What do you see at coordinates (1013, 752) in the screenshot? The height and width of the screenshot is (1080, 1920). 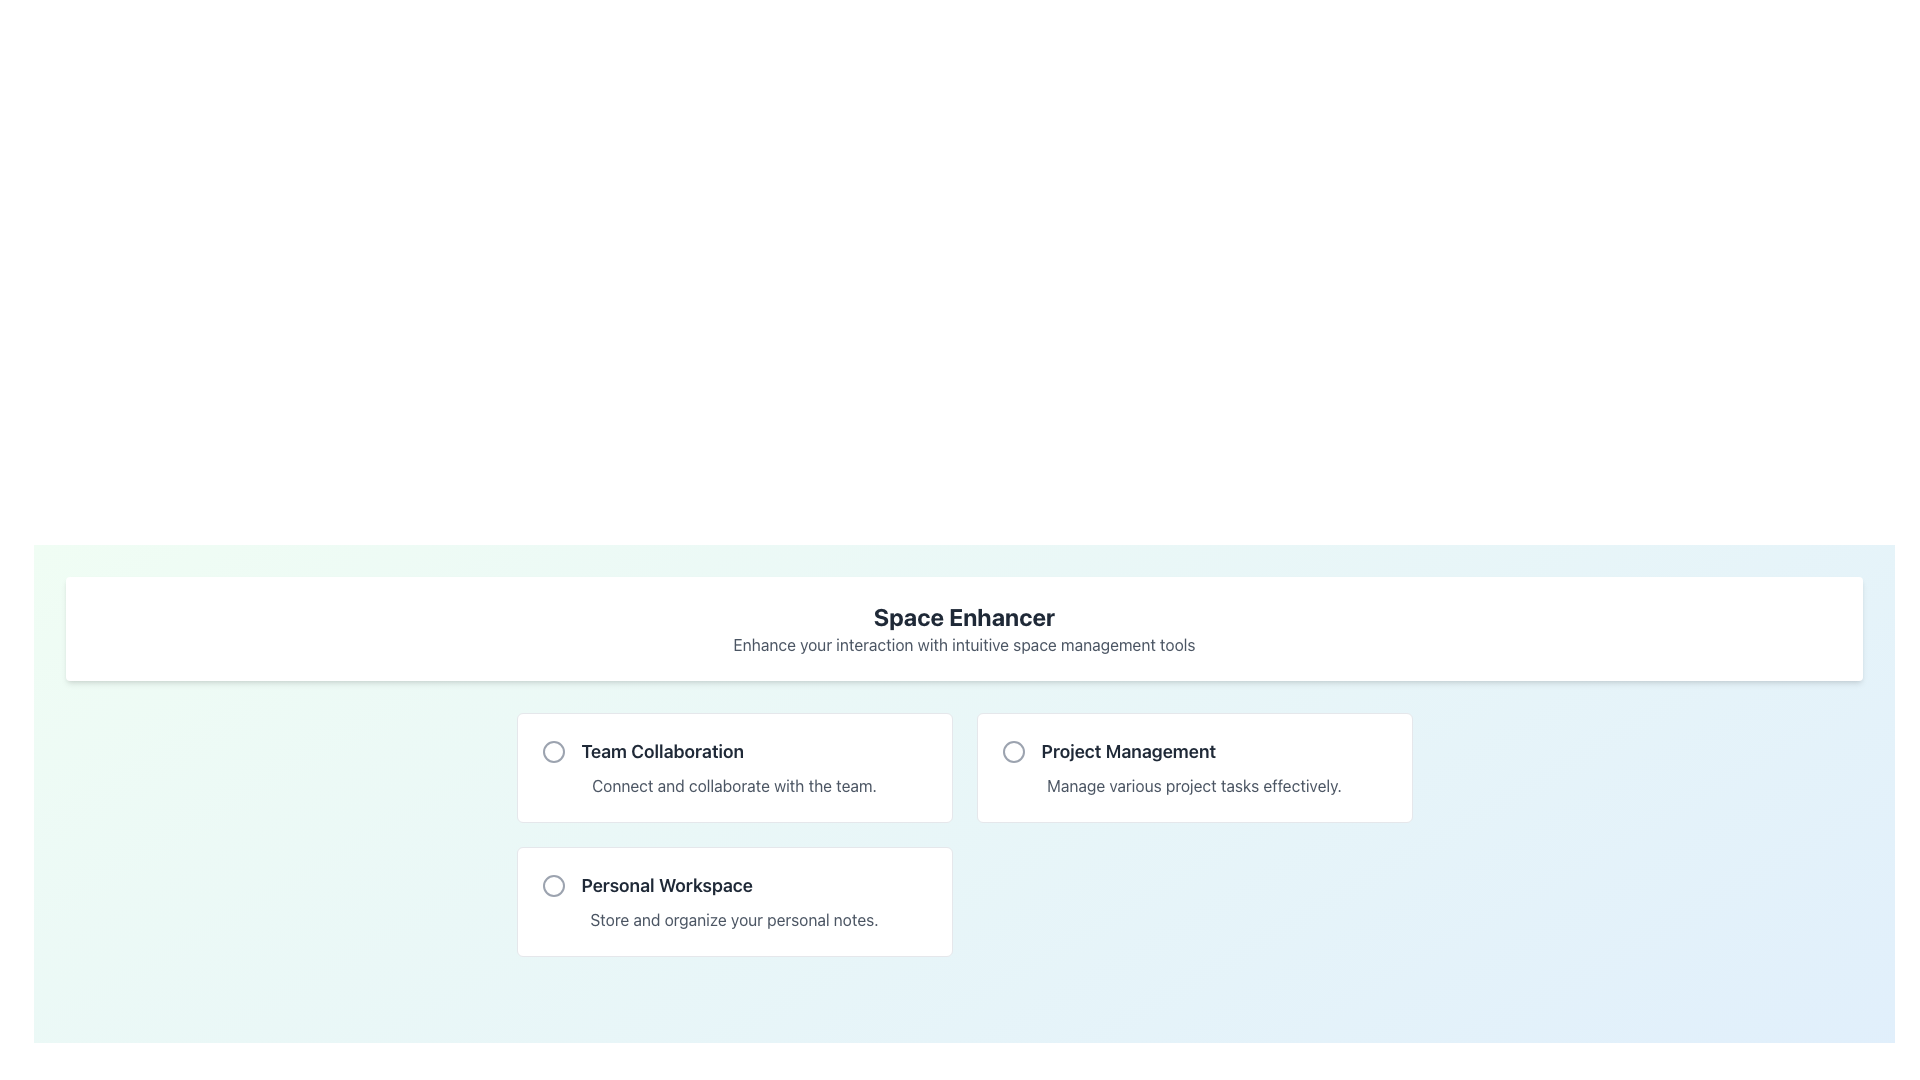 I see `the small outlined circle icon located in the 'Project Management' box, which is positioned at the center of the right-hand 'Project Management' option` at bounding box center [1013, 752].